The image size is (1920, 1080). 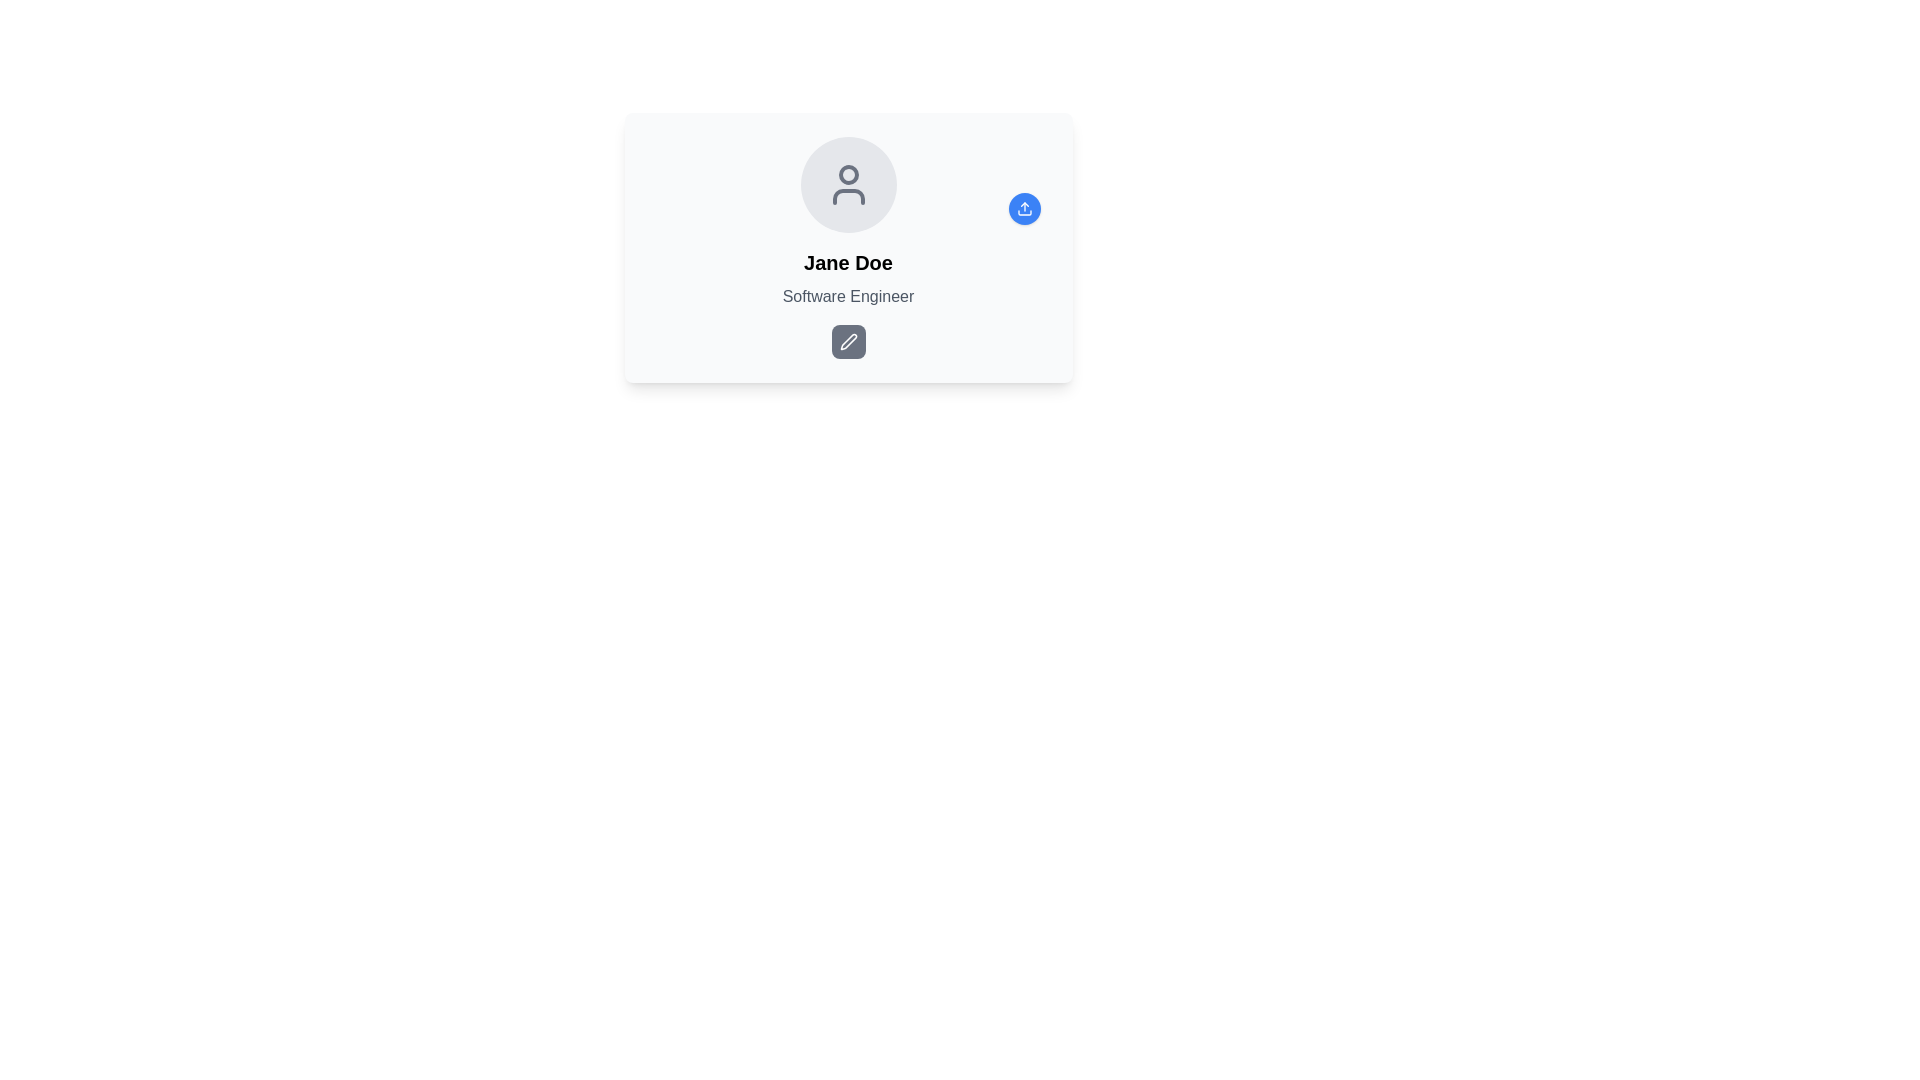 What do you see at coordinates (848, 185) in the screenshot?
I see `the avatar icon representing Jane Doe, which is located above the text 'Jane Doe' and 'Software Engineer' in the first row of the card layout` at bounding box center [848, 185].